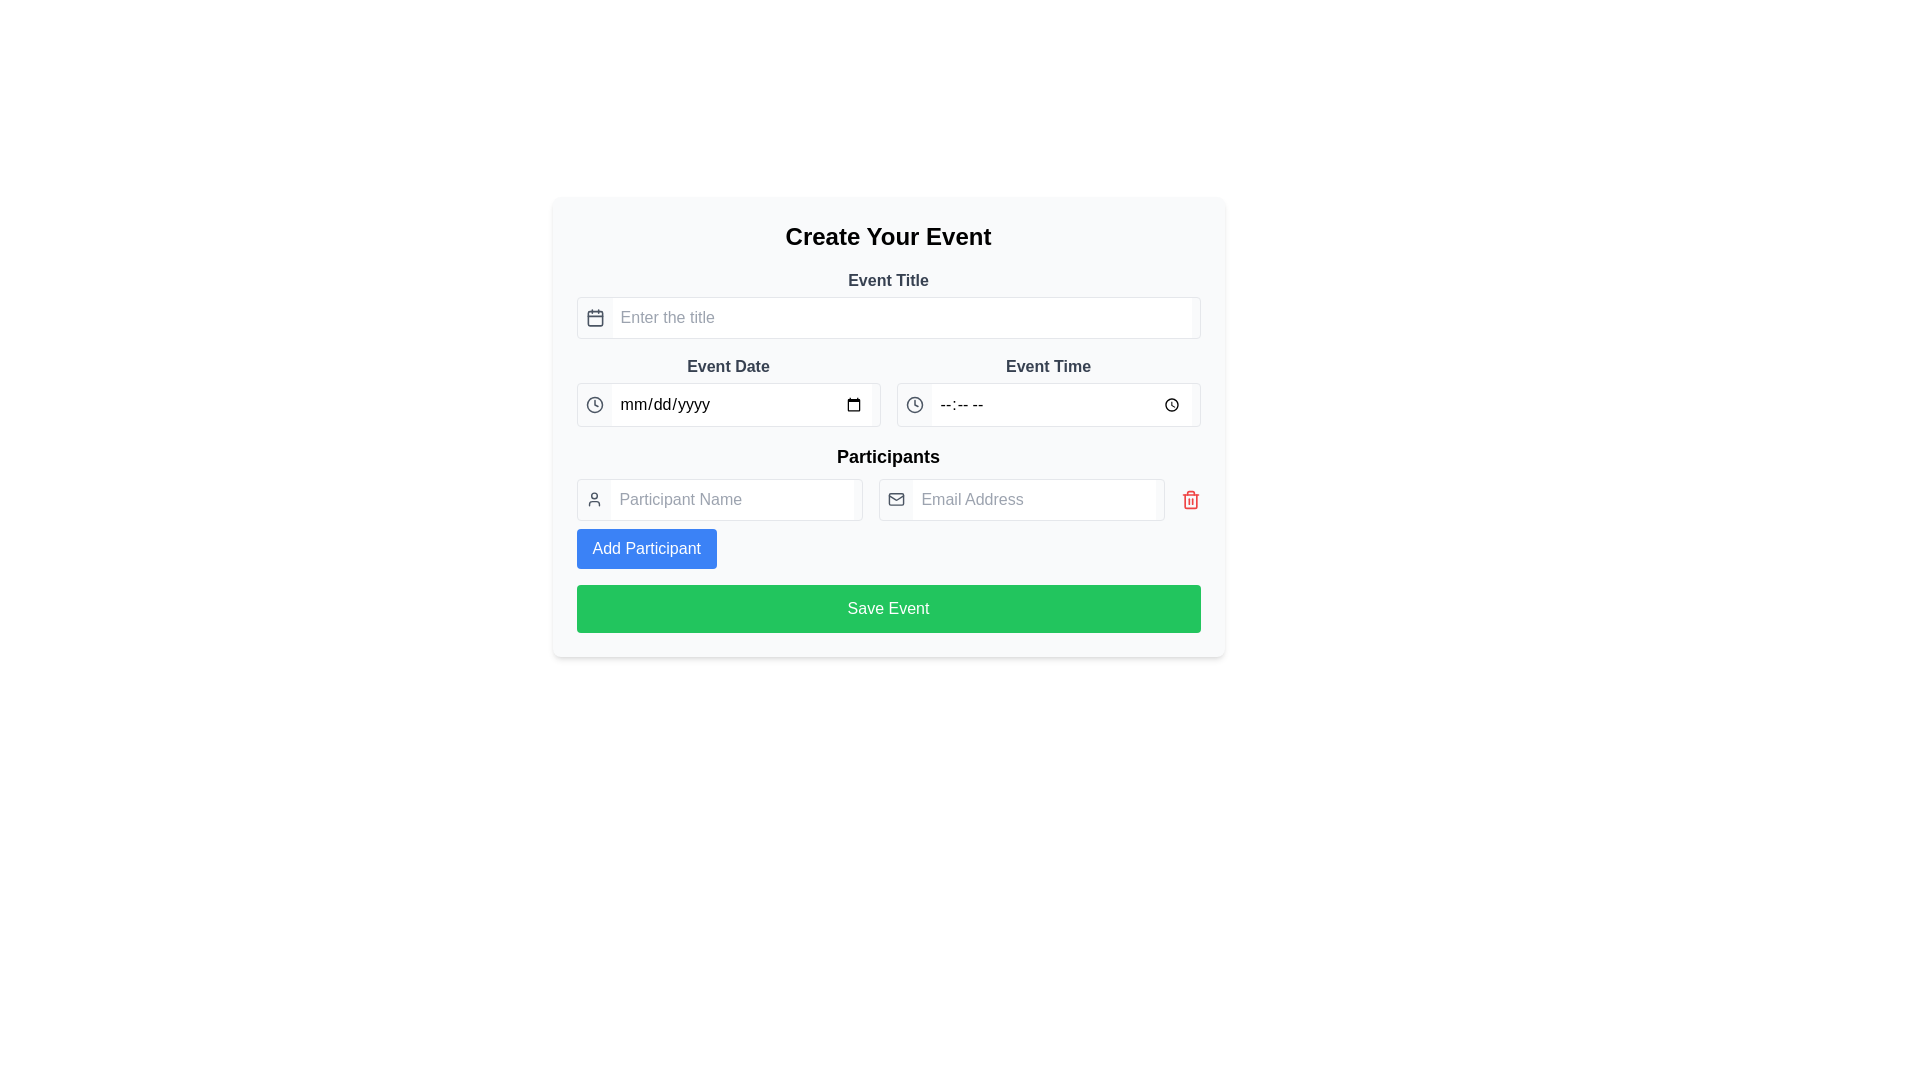  What do you see at coordinates (1190, 499) in the screenshot?
I see `the delete icon button located to the far right in the participant entry row` at bounding box center [1190, 499].